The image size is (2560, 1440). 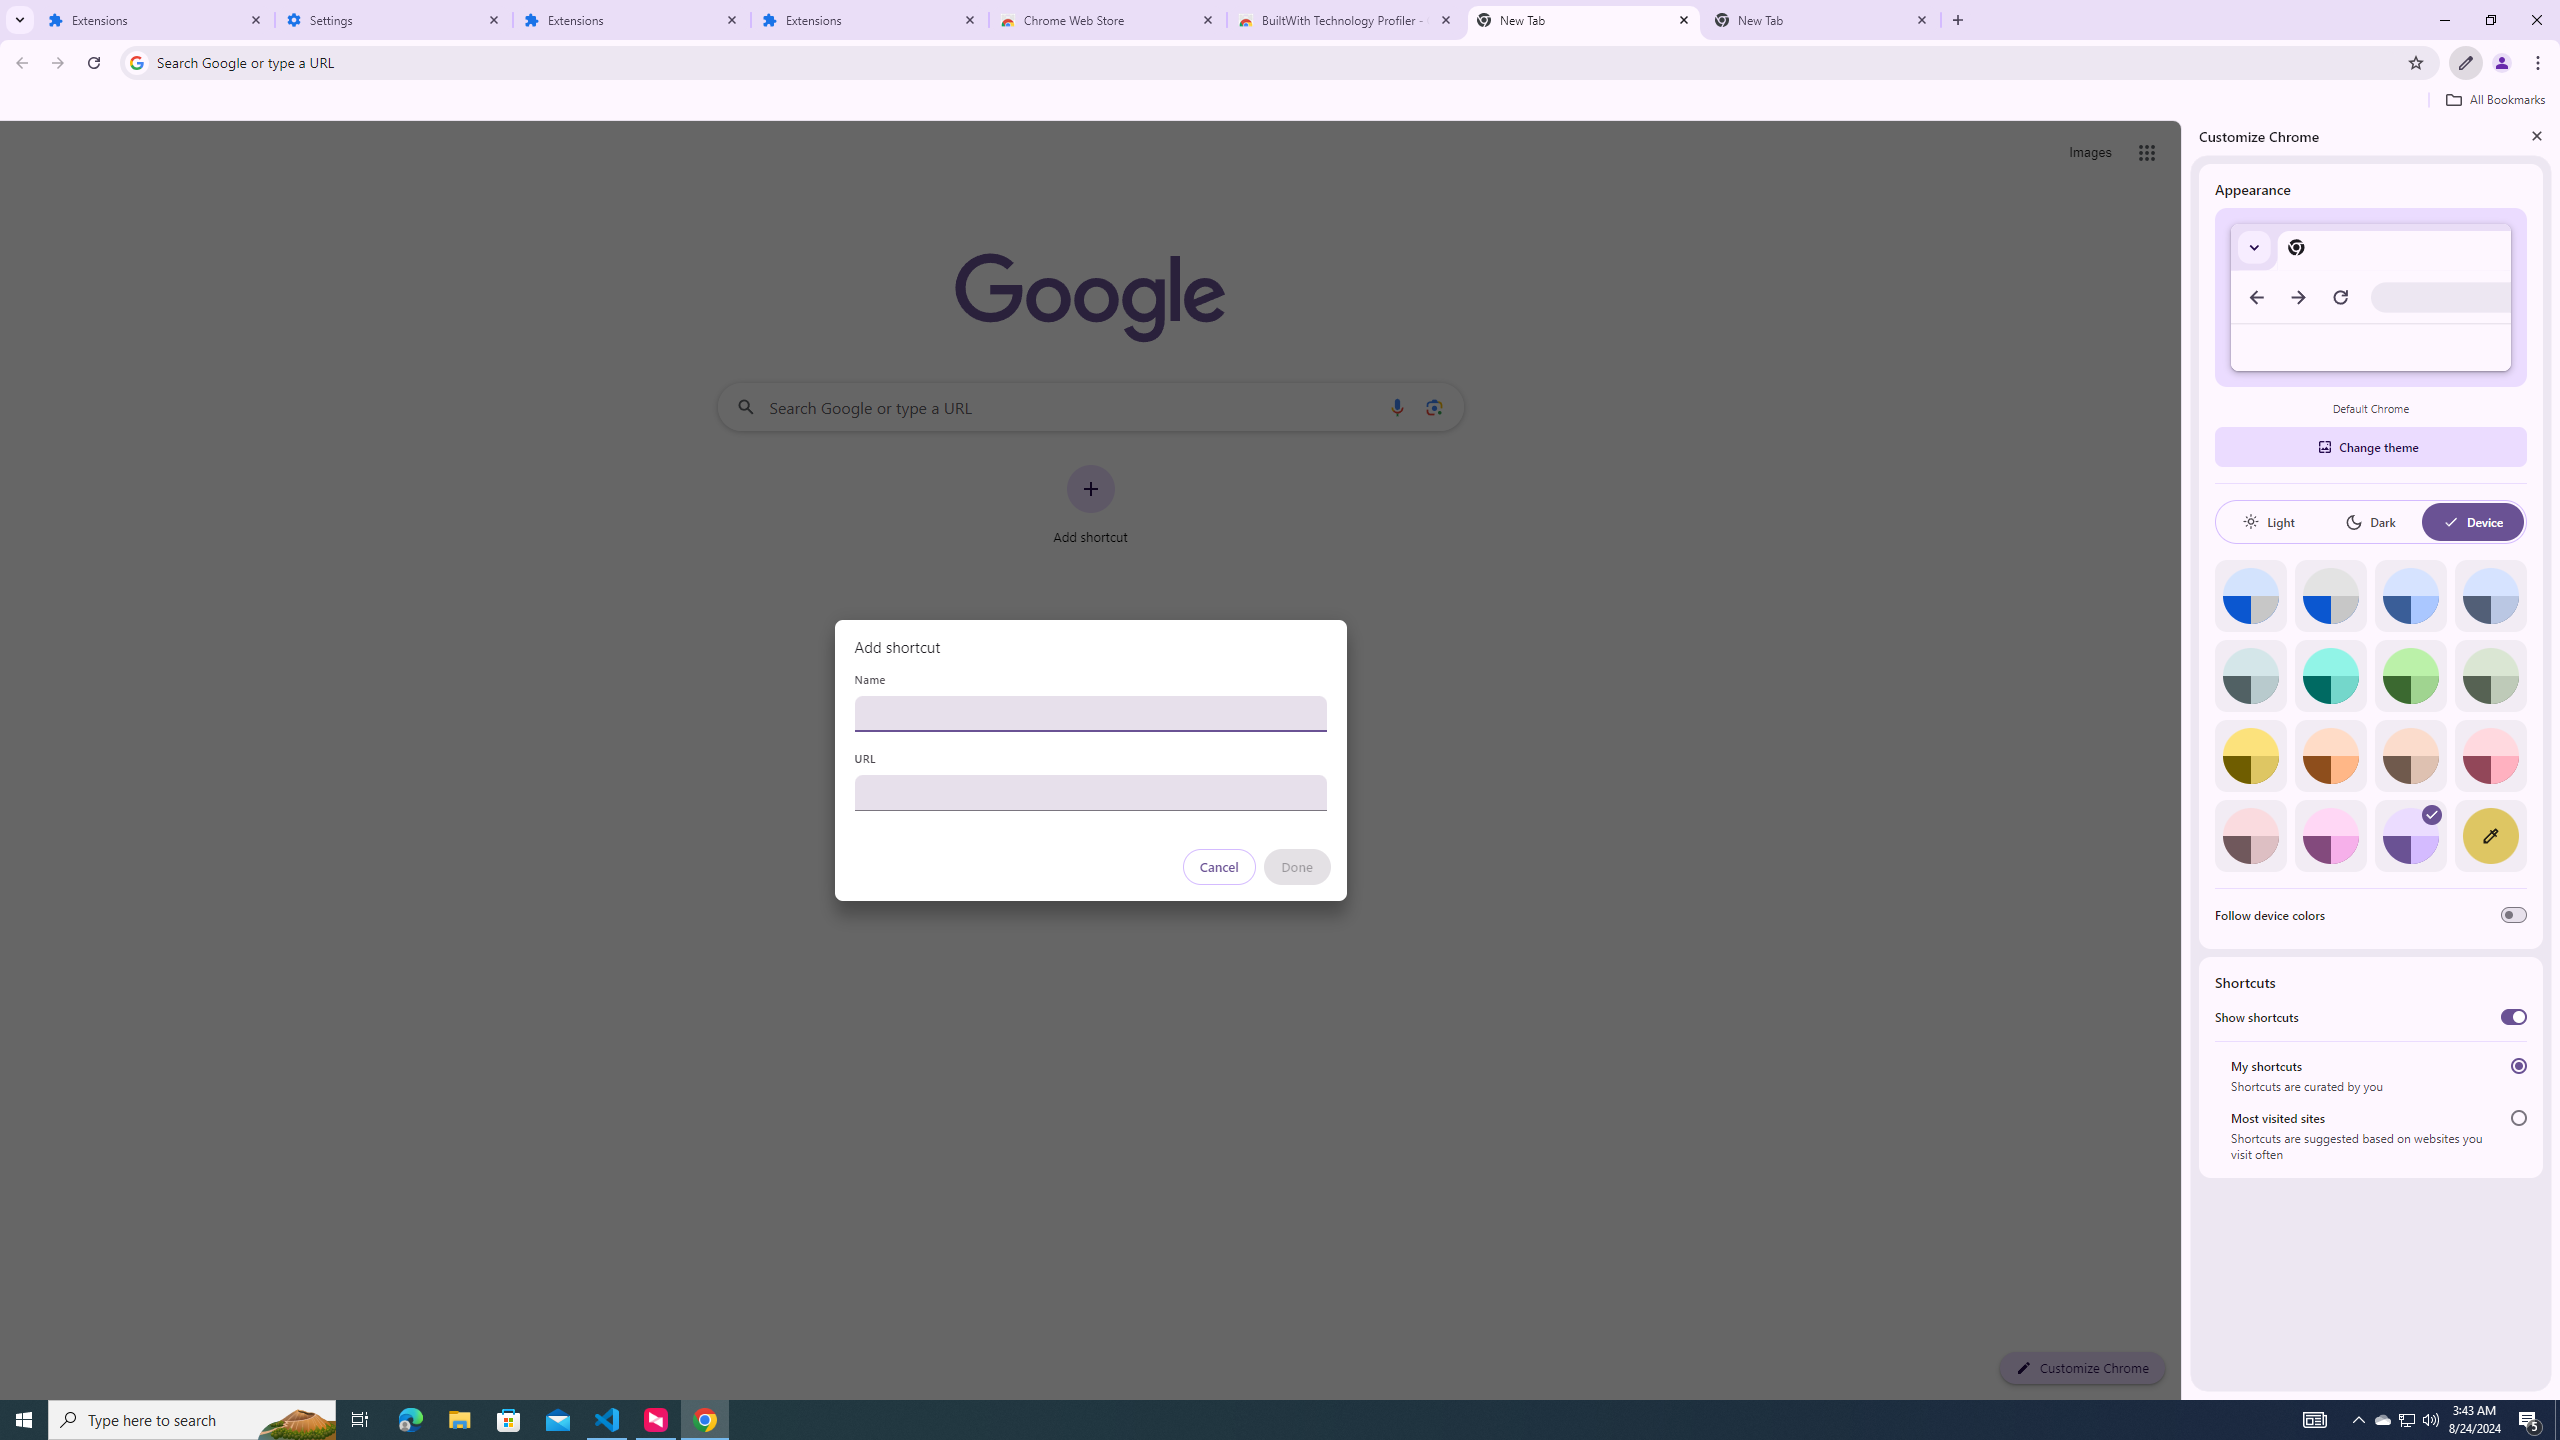 What do you see at coordinates (2512, 1016) in the screenshot?
I see `'Show shortcuts'` at bounding box center [2512, 1016].